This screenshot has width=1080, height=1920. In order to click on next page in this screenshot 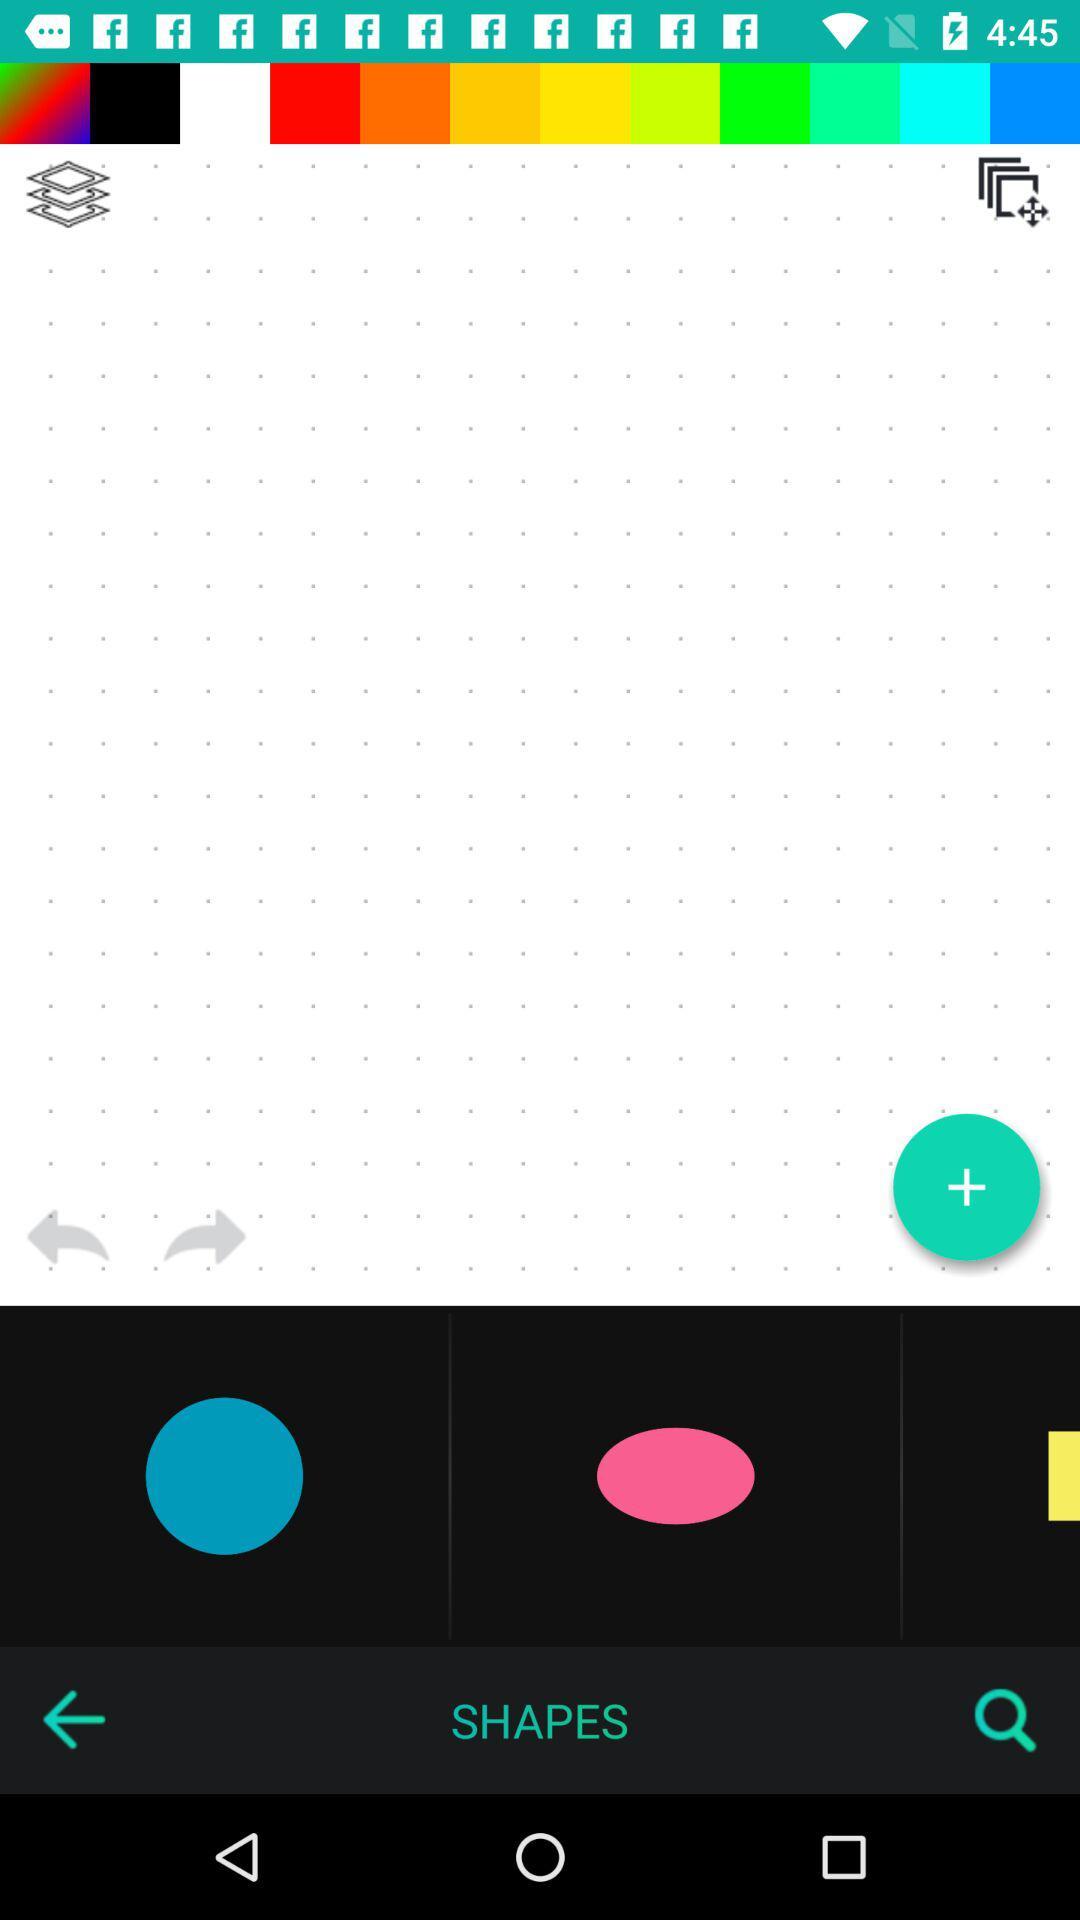, I will do `click(204, 1236)`.